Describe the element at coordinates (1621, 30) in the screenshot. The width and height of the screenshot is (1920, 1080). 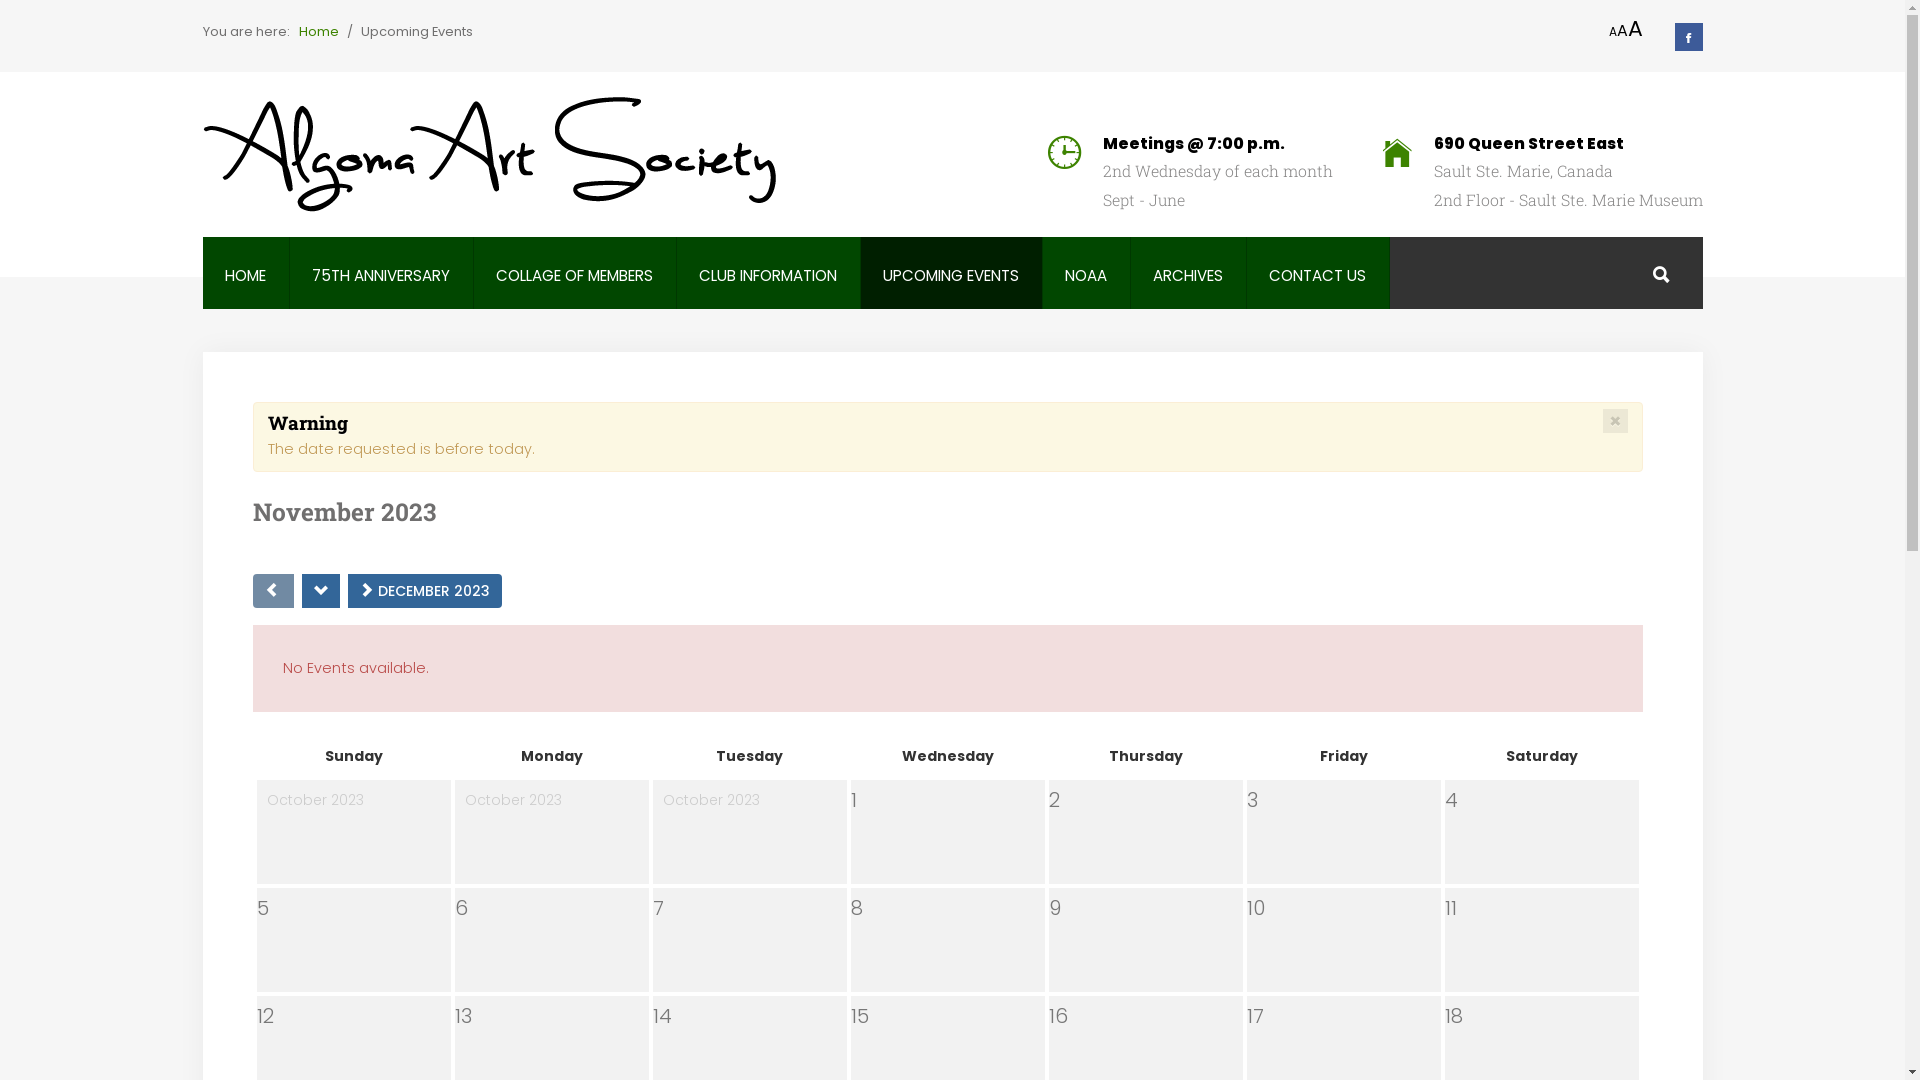
I see `'A'` at that location.